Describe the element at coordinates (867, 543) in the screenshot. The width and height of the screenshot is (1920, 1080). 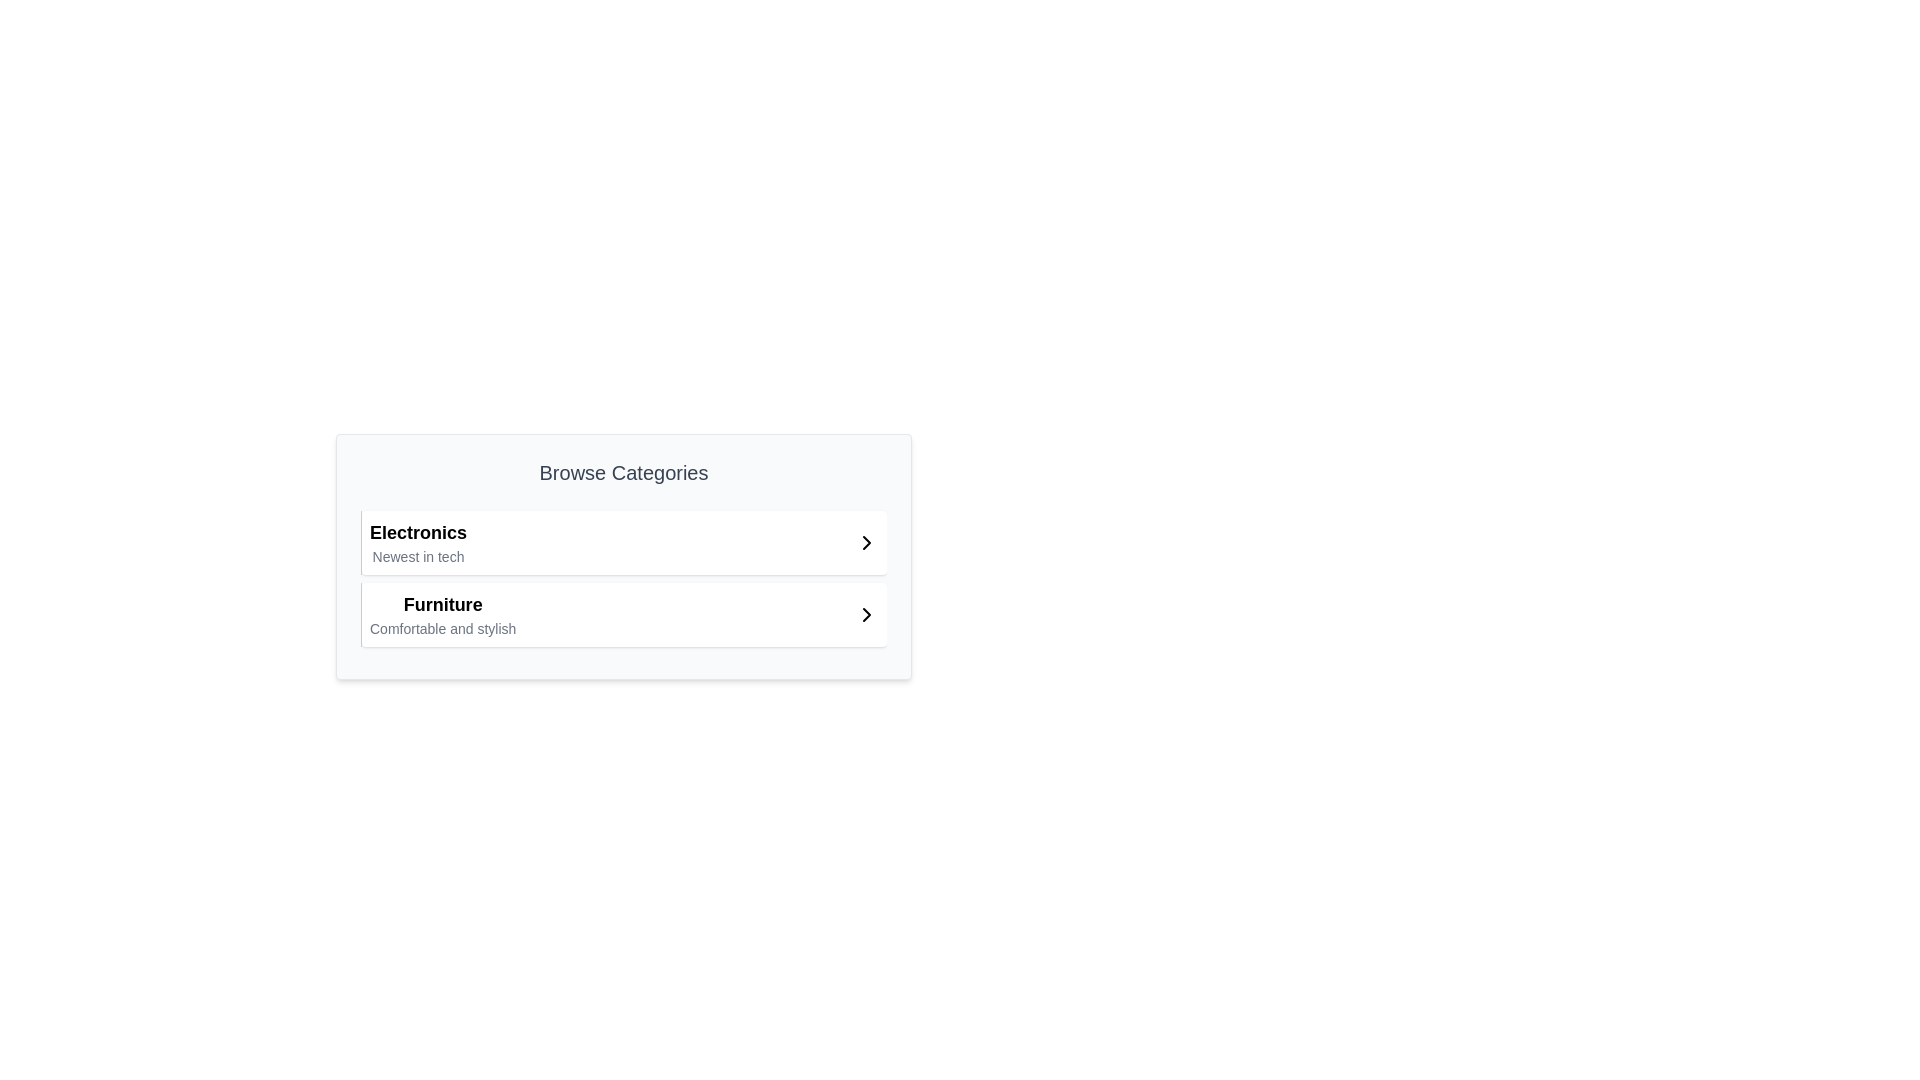
I see `the chevron icon indicating navigation for the 'Electronics' category` at that location.